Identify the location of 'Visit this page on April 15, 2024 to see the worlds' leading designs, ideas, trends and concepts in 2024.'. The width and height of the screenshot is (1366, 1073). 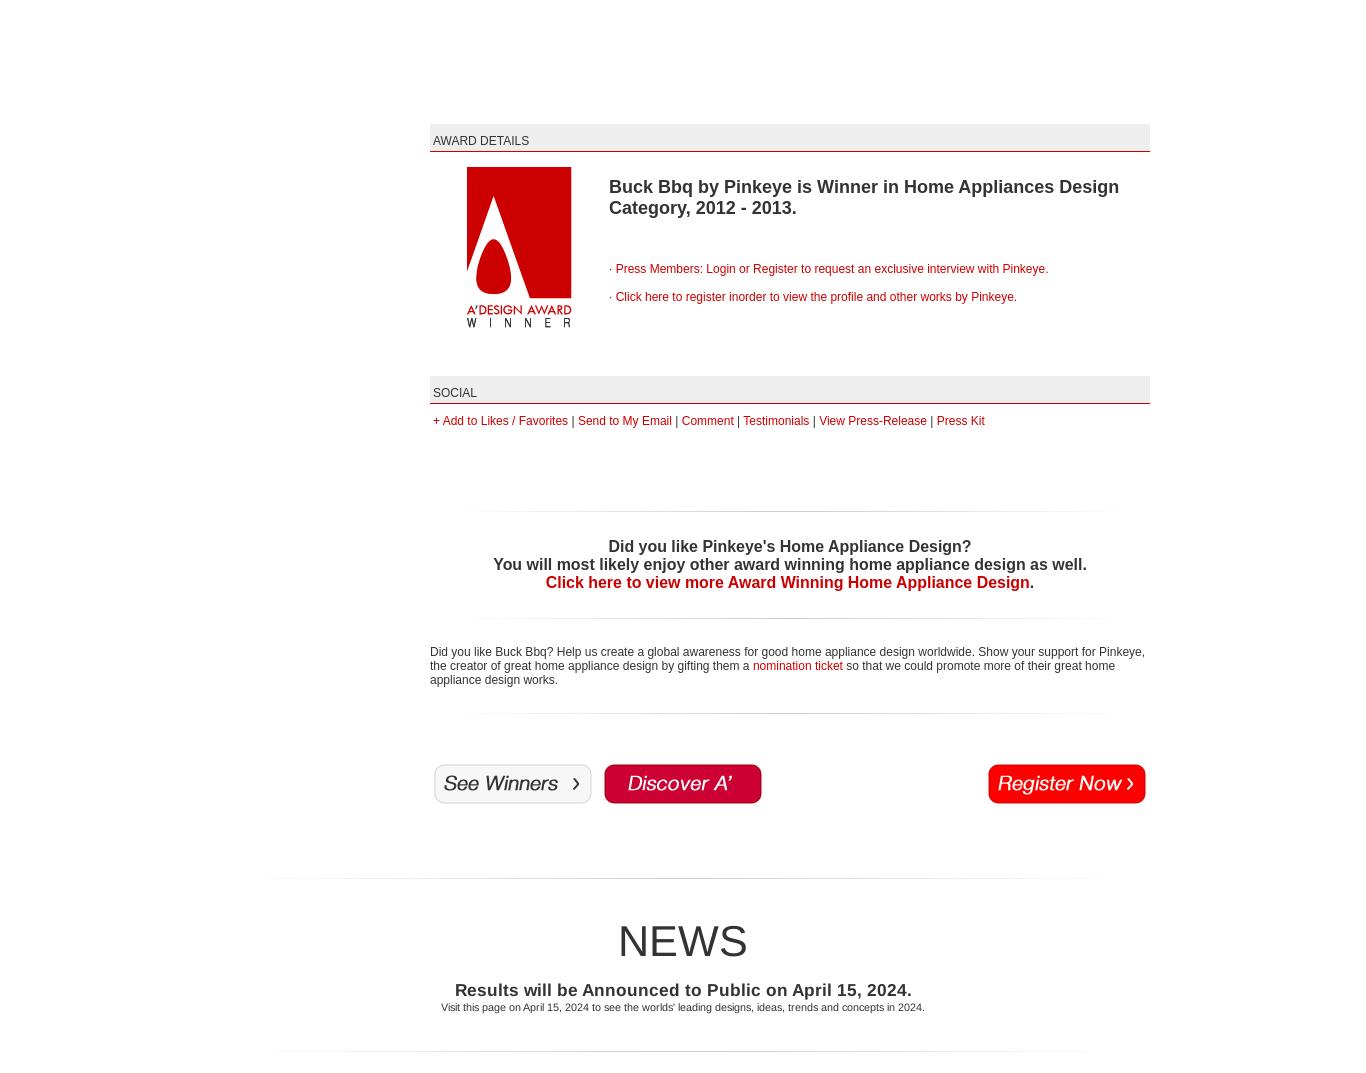
(683, 1006).